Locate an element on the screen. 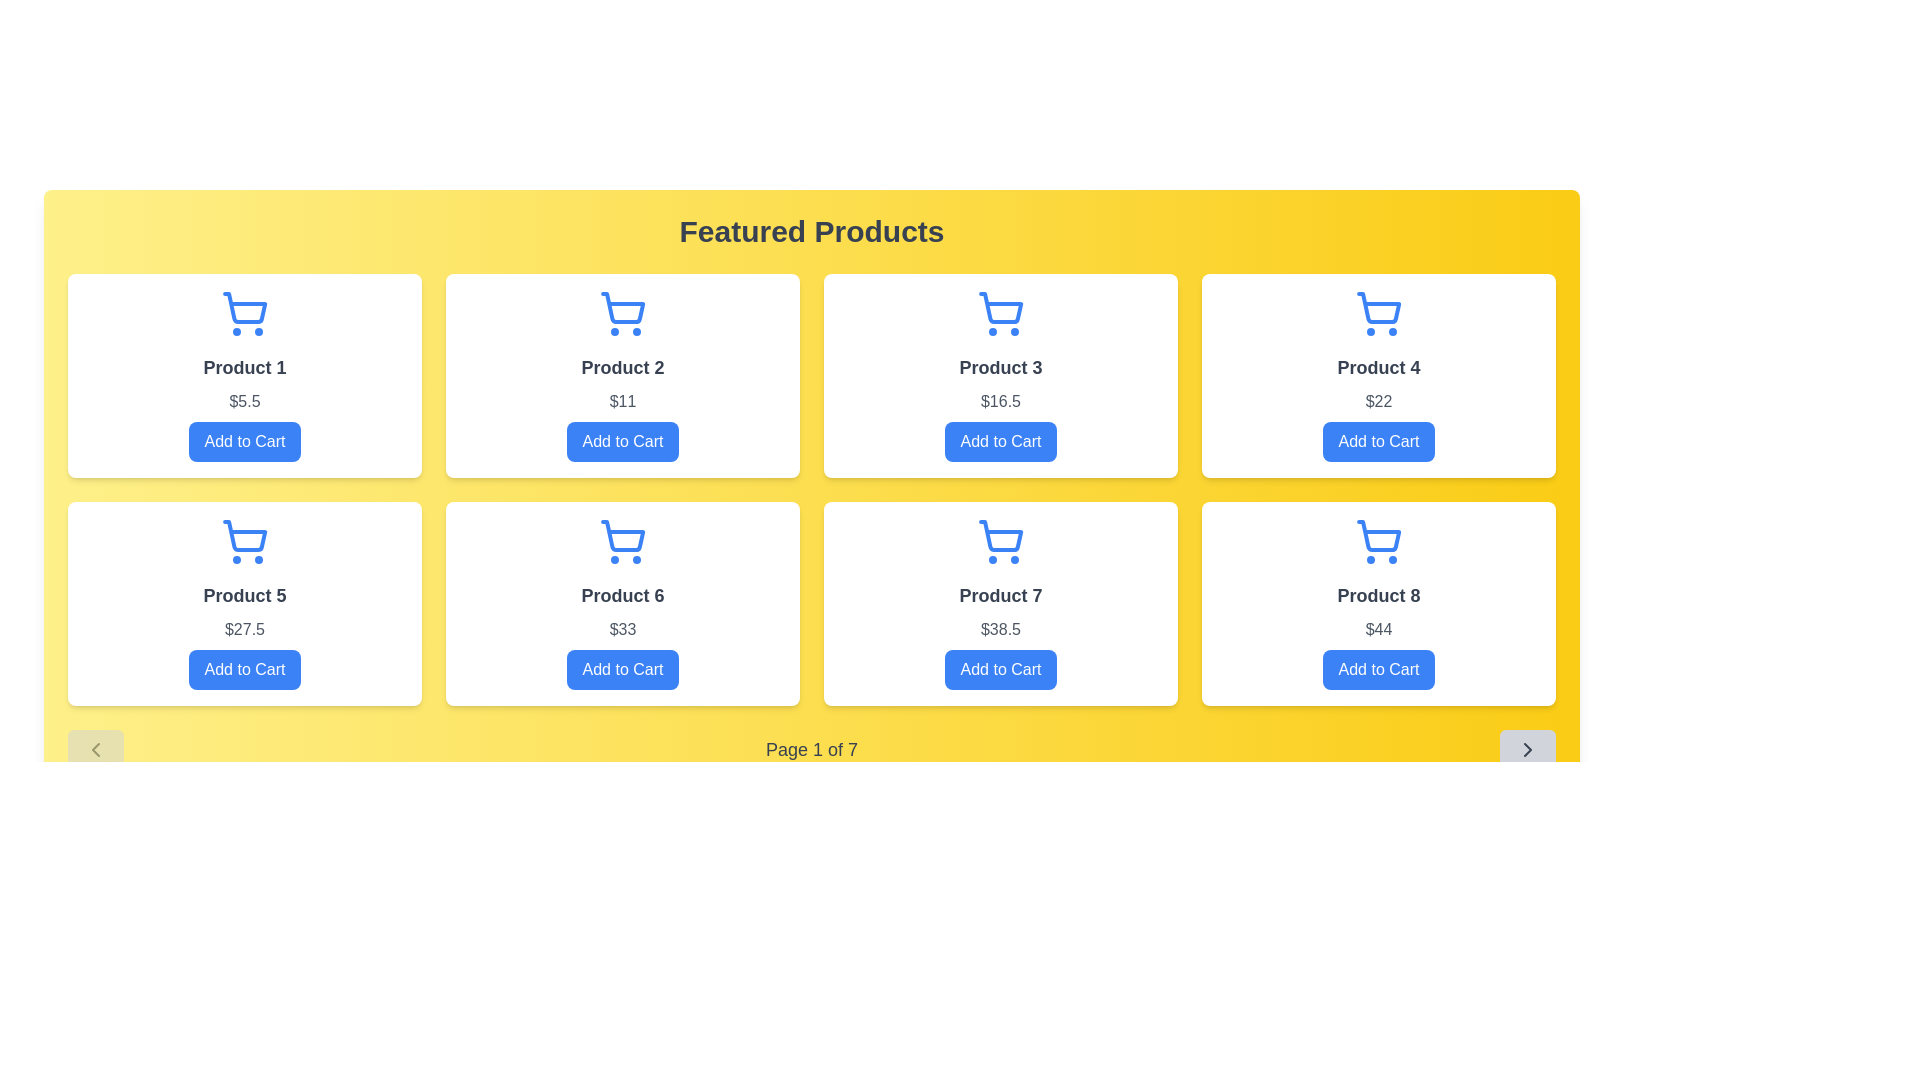  the shopping cart icon representing the product 'Product 1', which is visually positioned above the product's text description is located at coordinates (244, 308).